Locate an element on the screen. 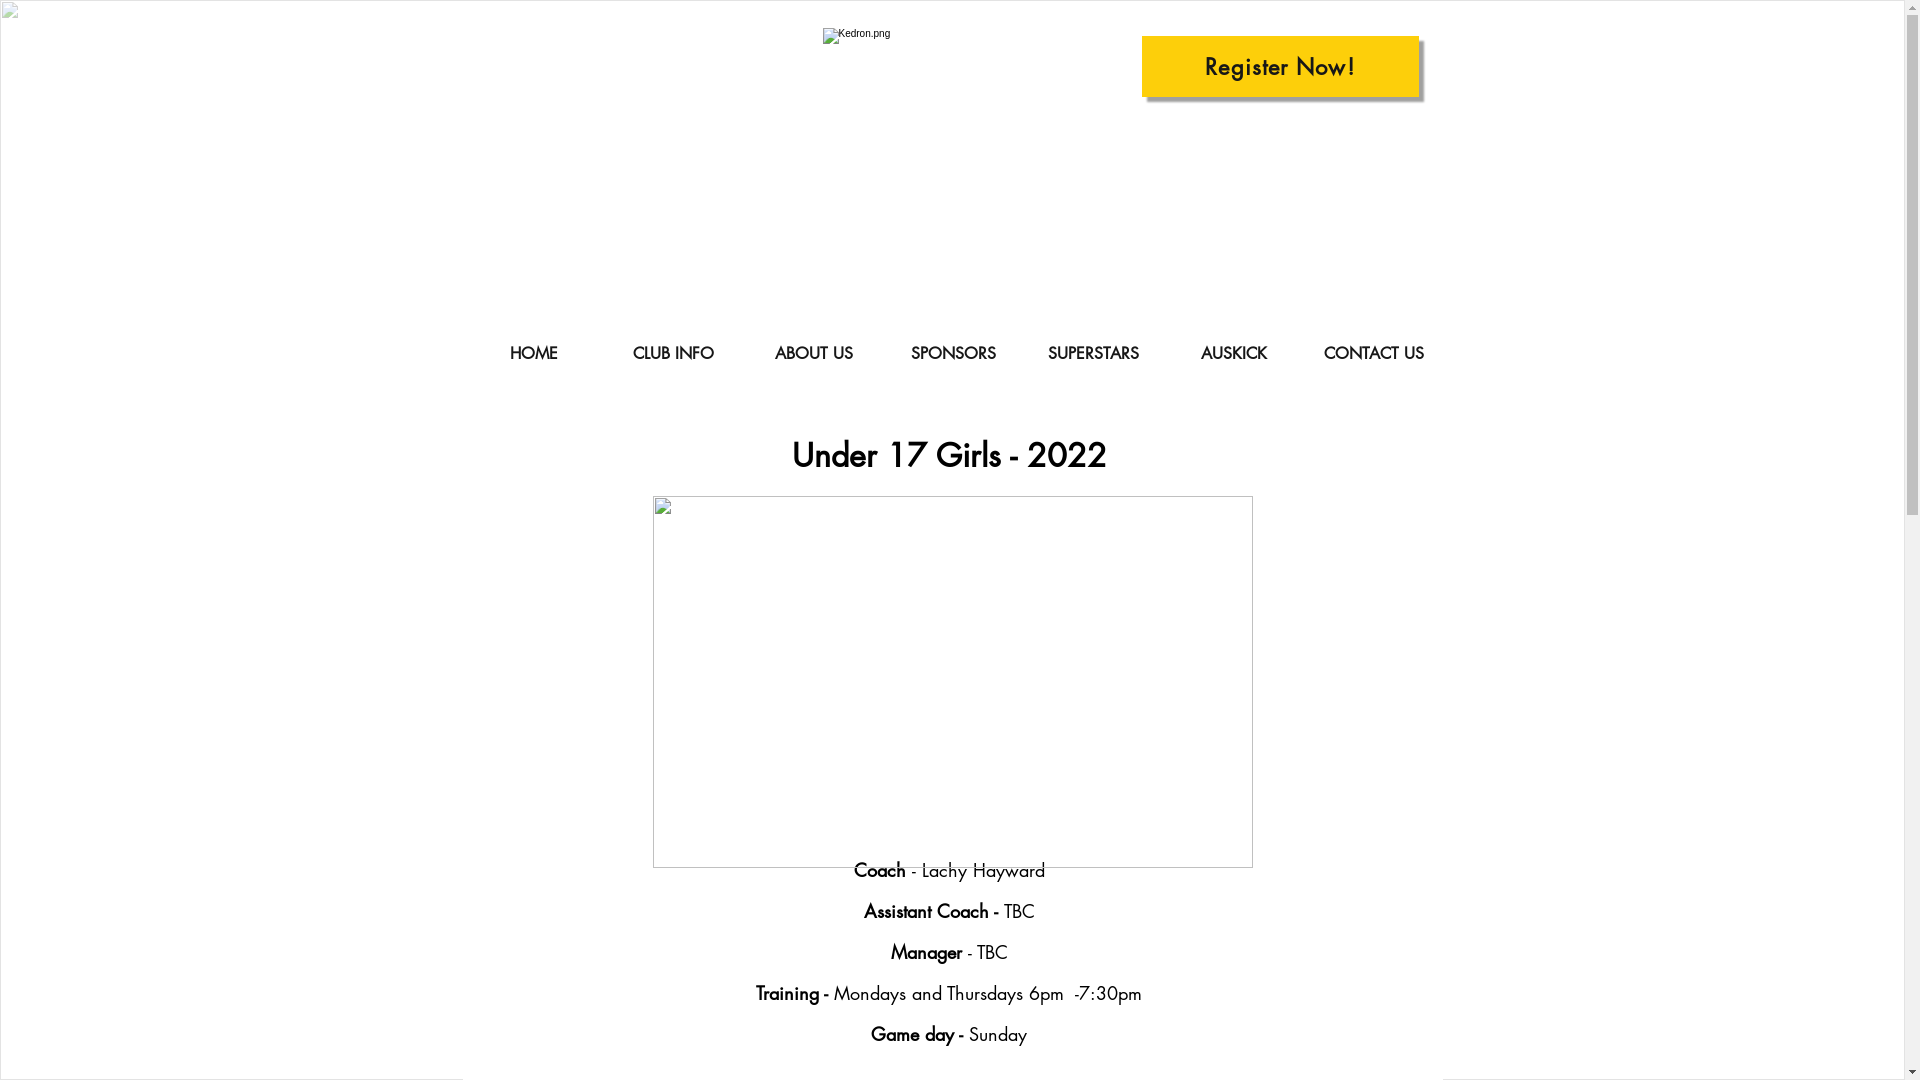 The image size is (1920, 1080). 'Register Now!' is located at coordinates (1280, 65).